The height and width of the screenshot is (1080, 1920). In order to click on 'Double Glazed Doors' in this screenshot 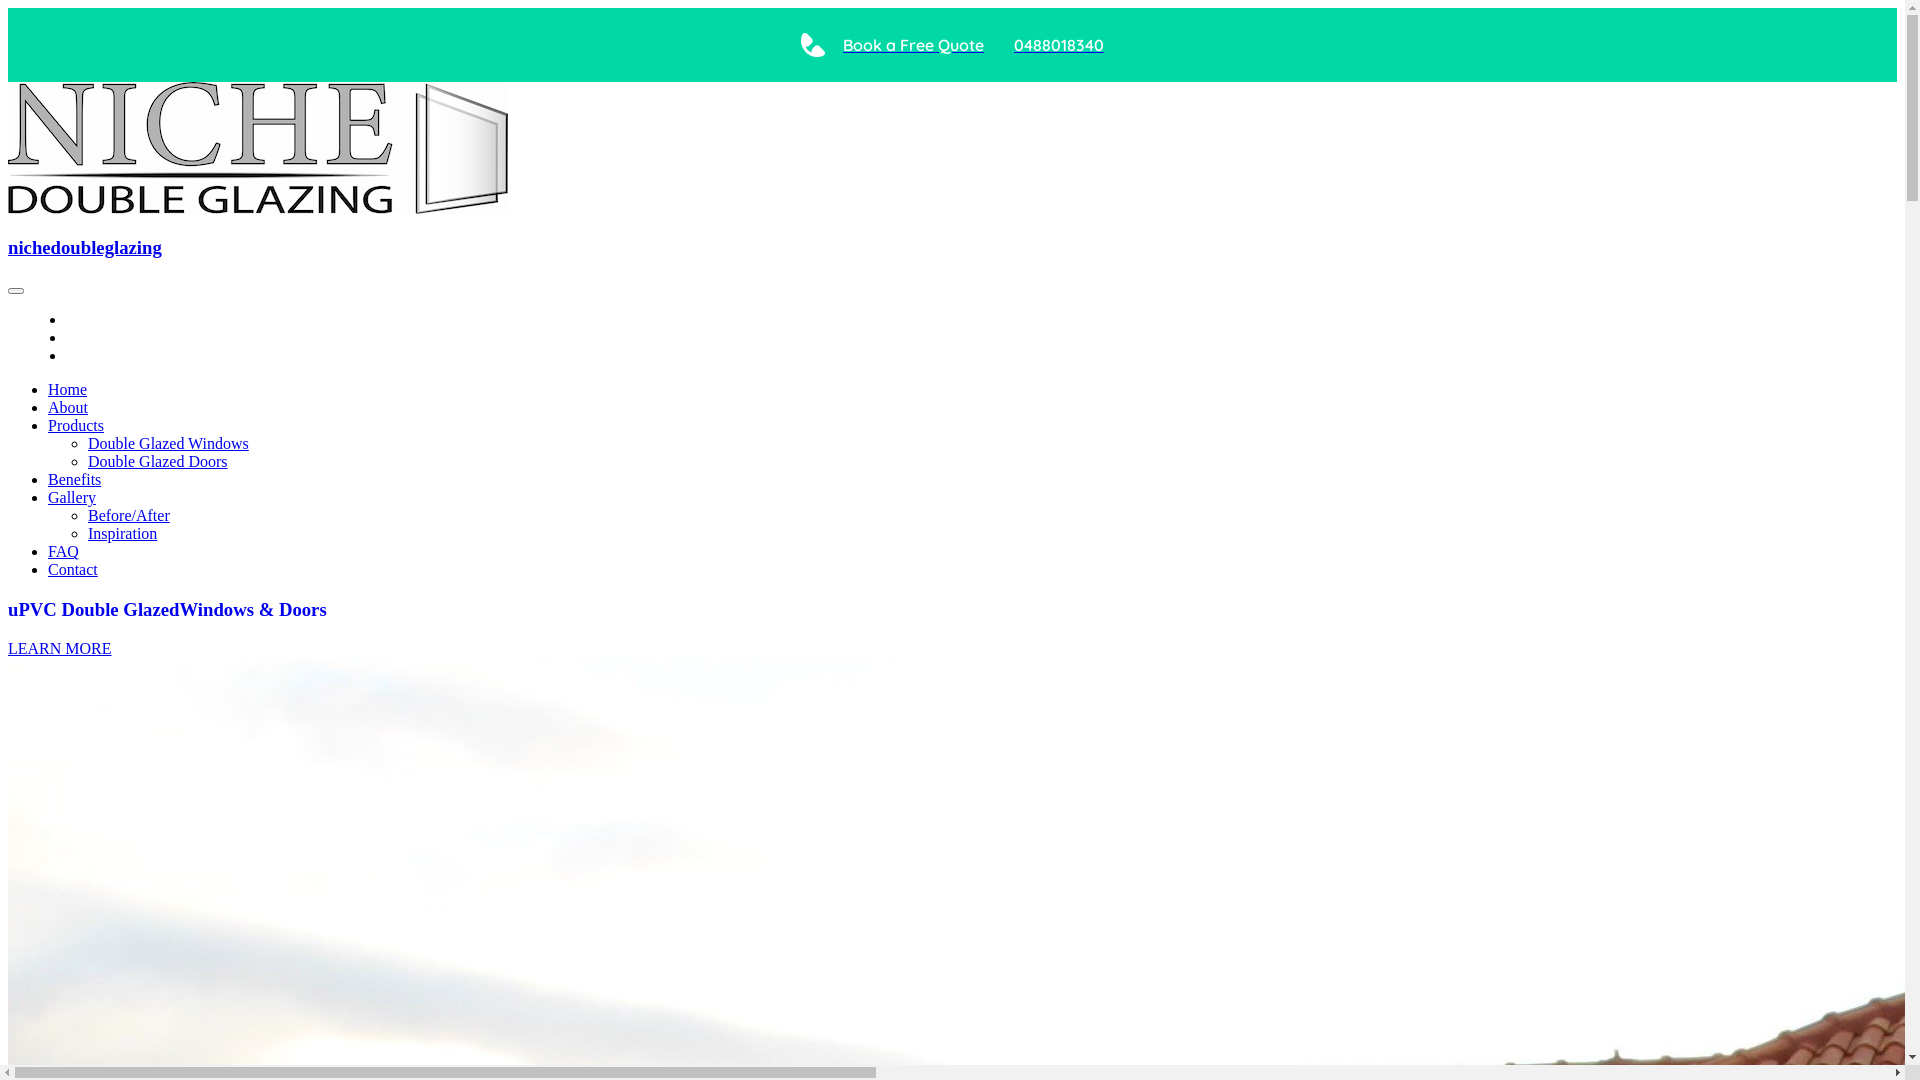, I will do `click(157, 461)`.